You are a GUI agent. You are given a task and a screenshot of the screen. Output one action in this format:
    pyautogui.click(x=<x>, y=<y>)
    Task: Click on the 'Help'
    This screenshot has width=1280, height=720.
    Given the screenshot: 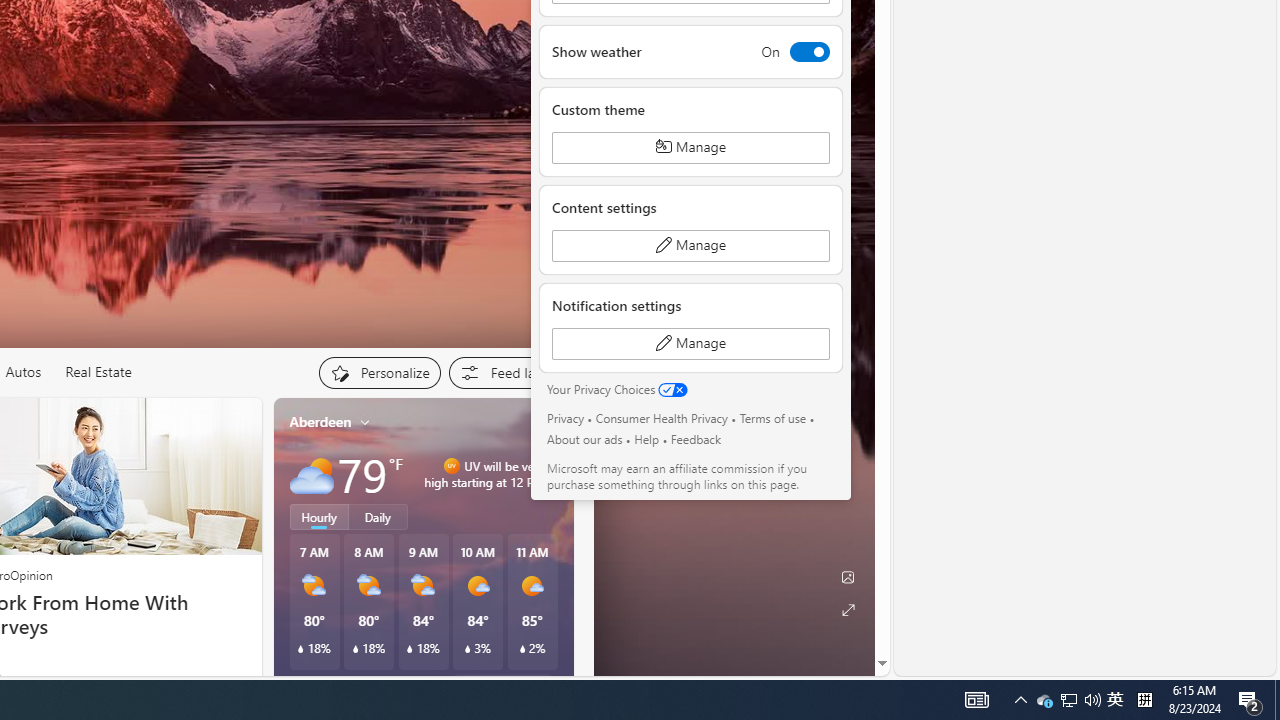 What is the action you would take?
    pyautogui.click(x=646, y=438)
    